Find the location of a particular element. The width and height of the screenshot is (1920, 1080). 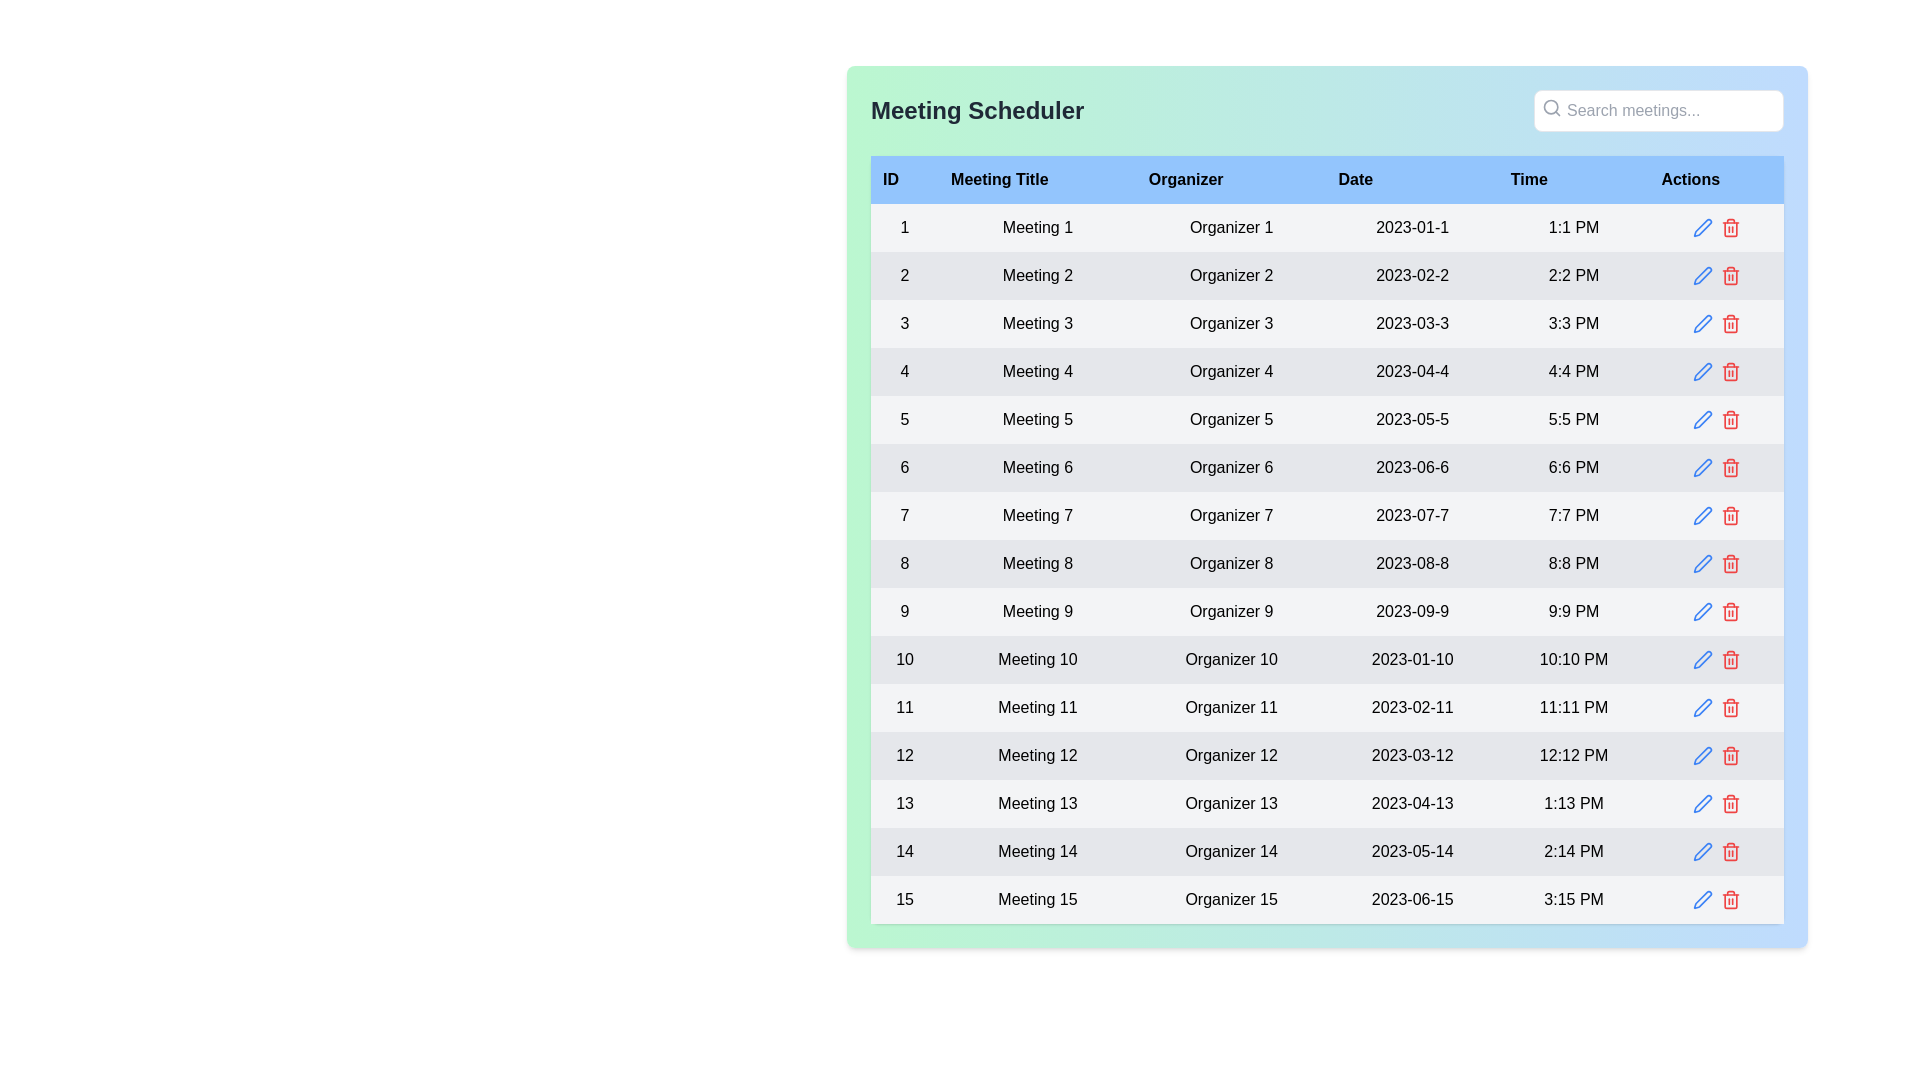

the delete icon in the 'Actions' column of the row labeled 'Meeting 4' is located at coordinates (1729, 371).